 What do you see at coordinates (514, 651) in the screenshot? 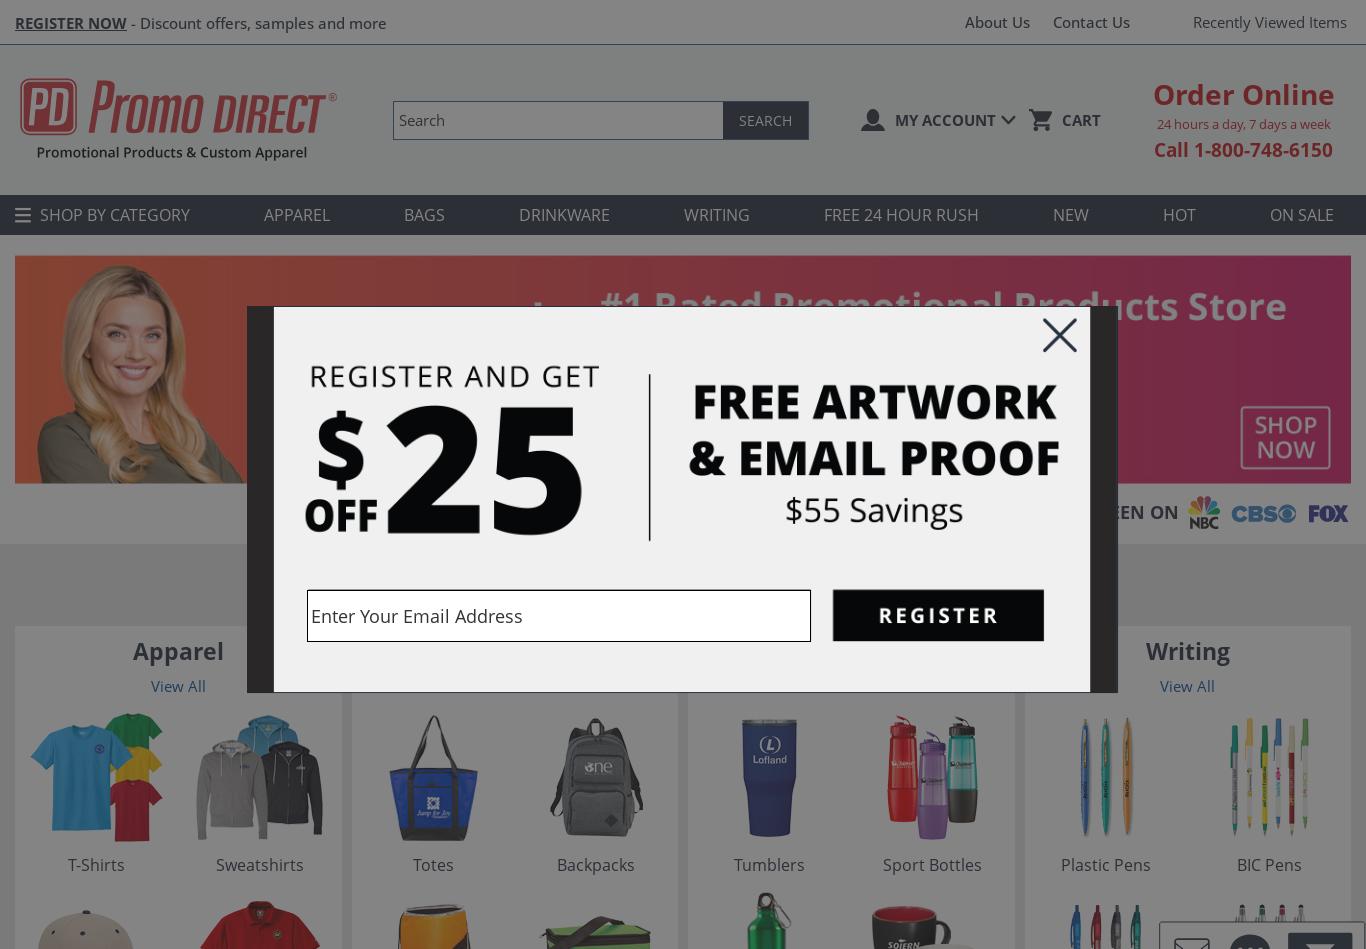
I see `'Bags'` at bounding box center [514, 651].